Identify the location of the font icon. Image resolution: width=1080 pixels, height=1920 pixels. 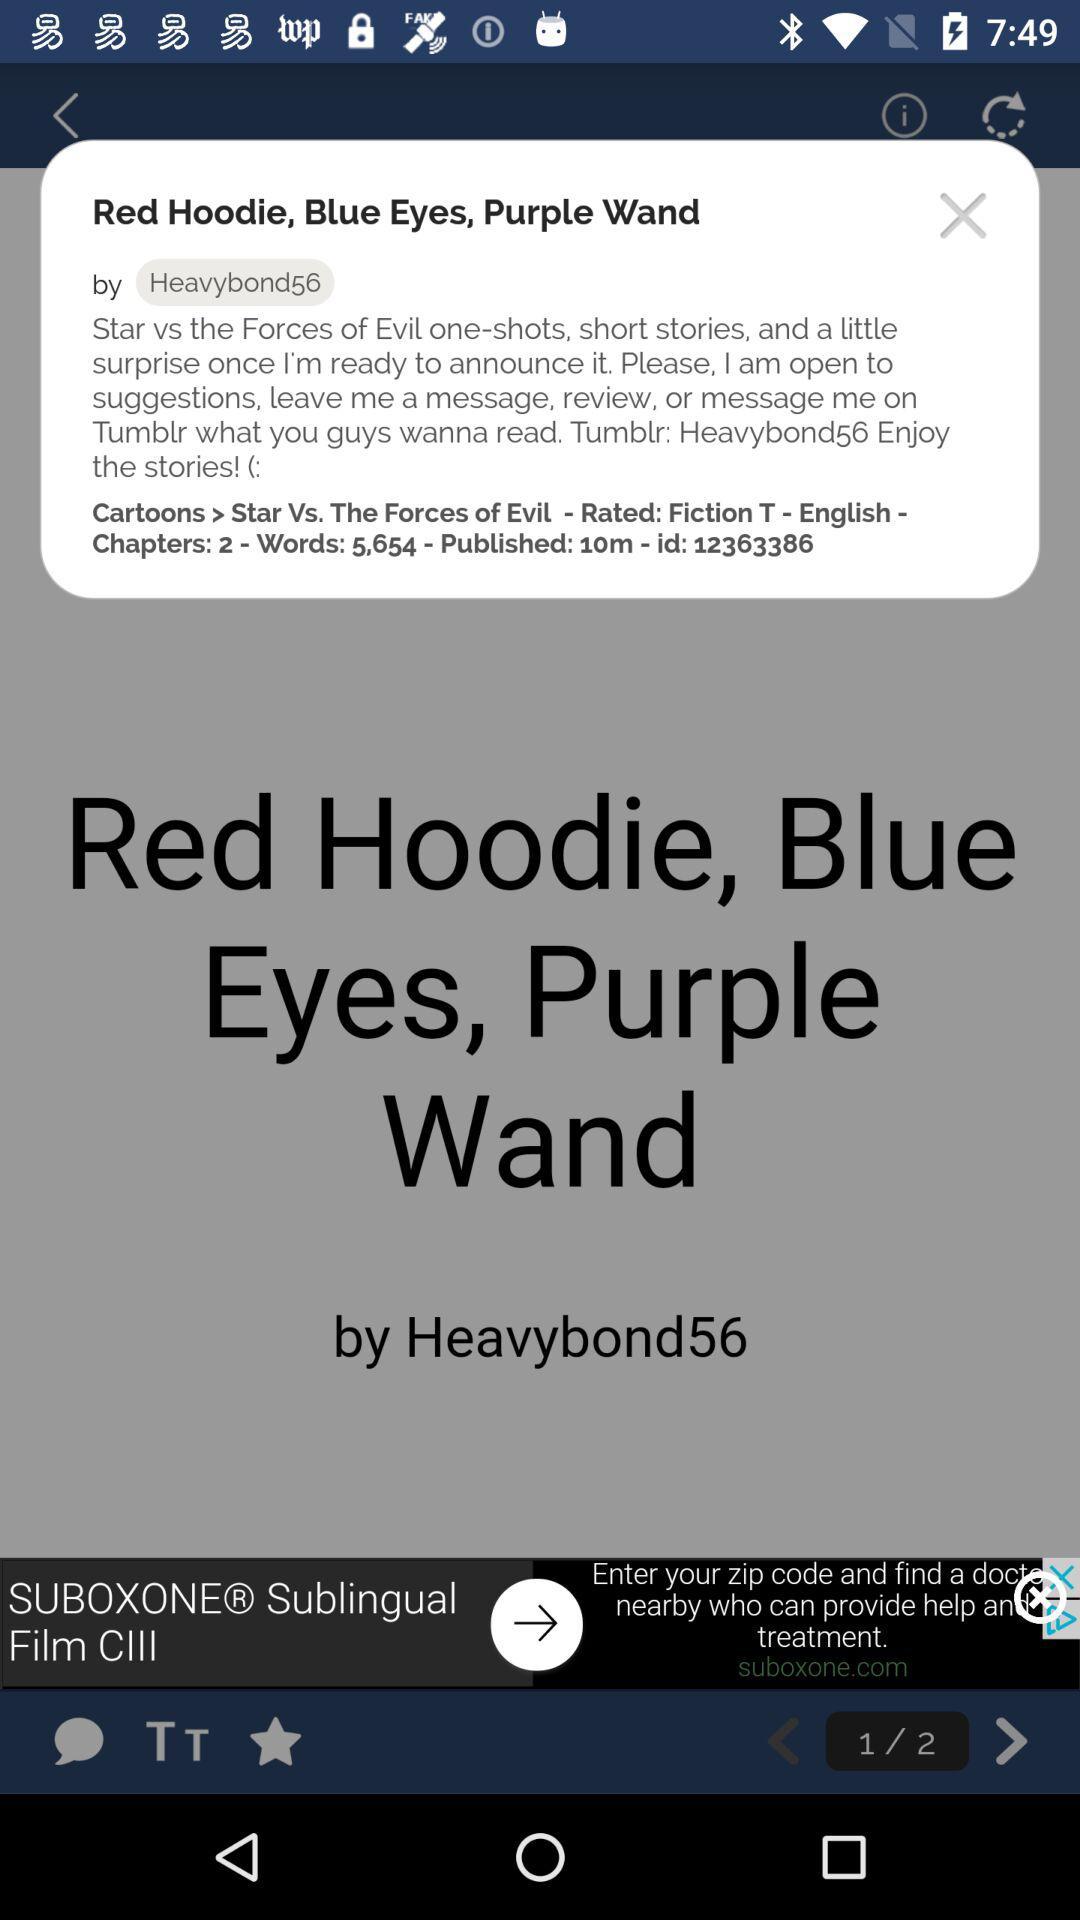
(183, 1740).